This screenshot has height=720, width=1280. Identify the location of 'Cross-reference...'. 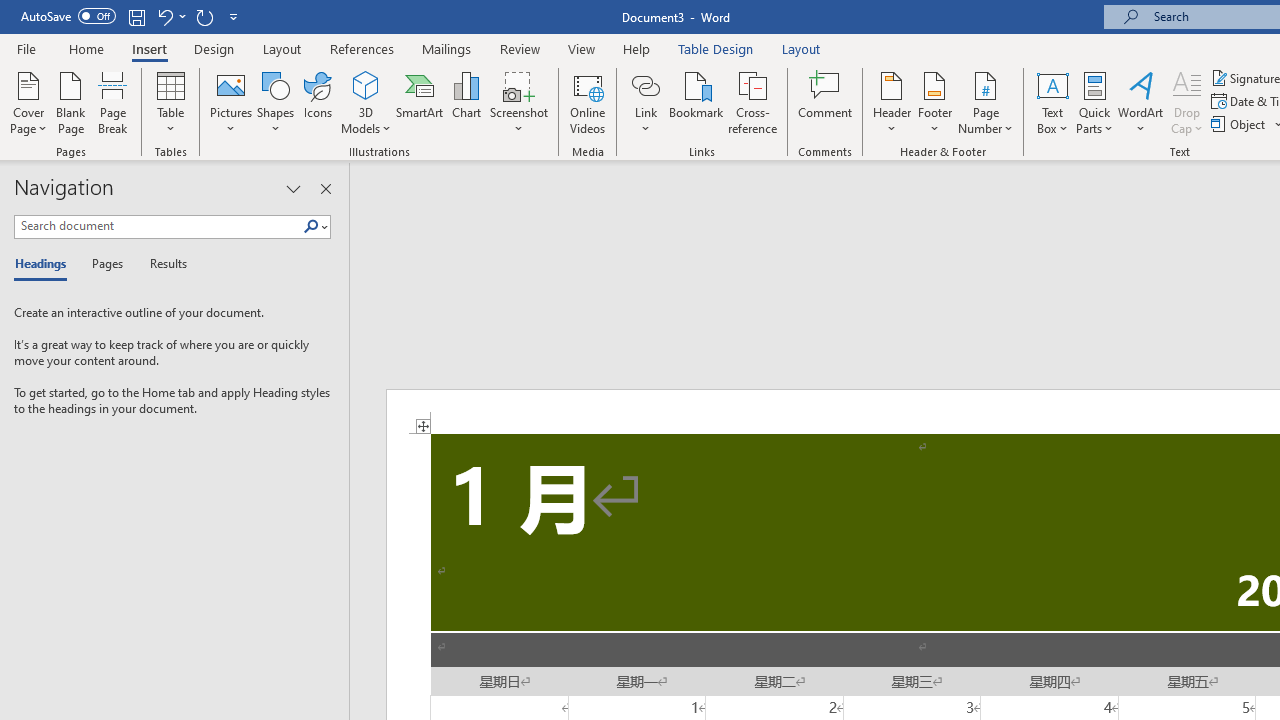
(751, 103).